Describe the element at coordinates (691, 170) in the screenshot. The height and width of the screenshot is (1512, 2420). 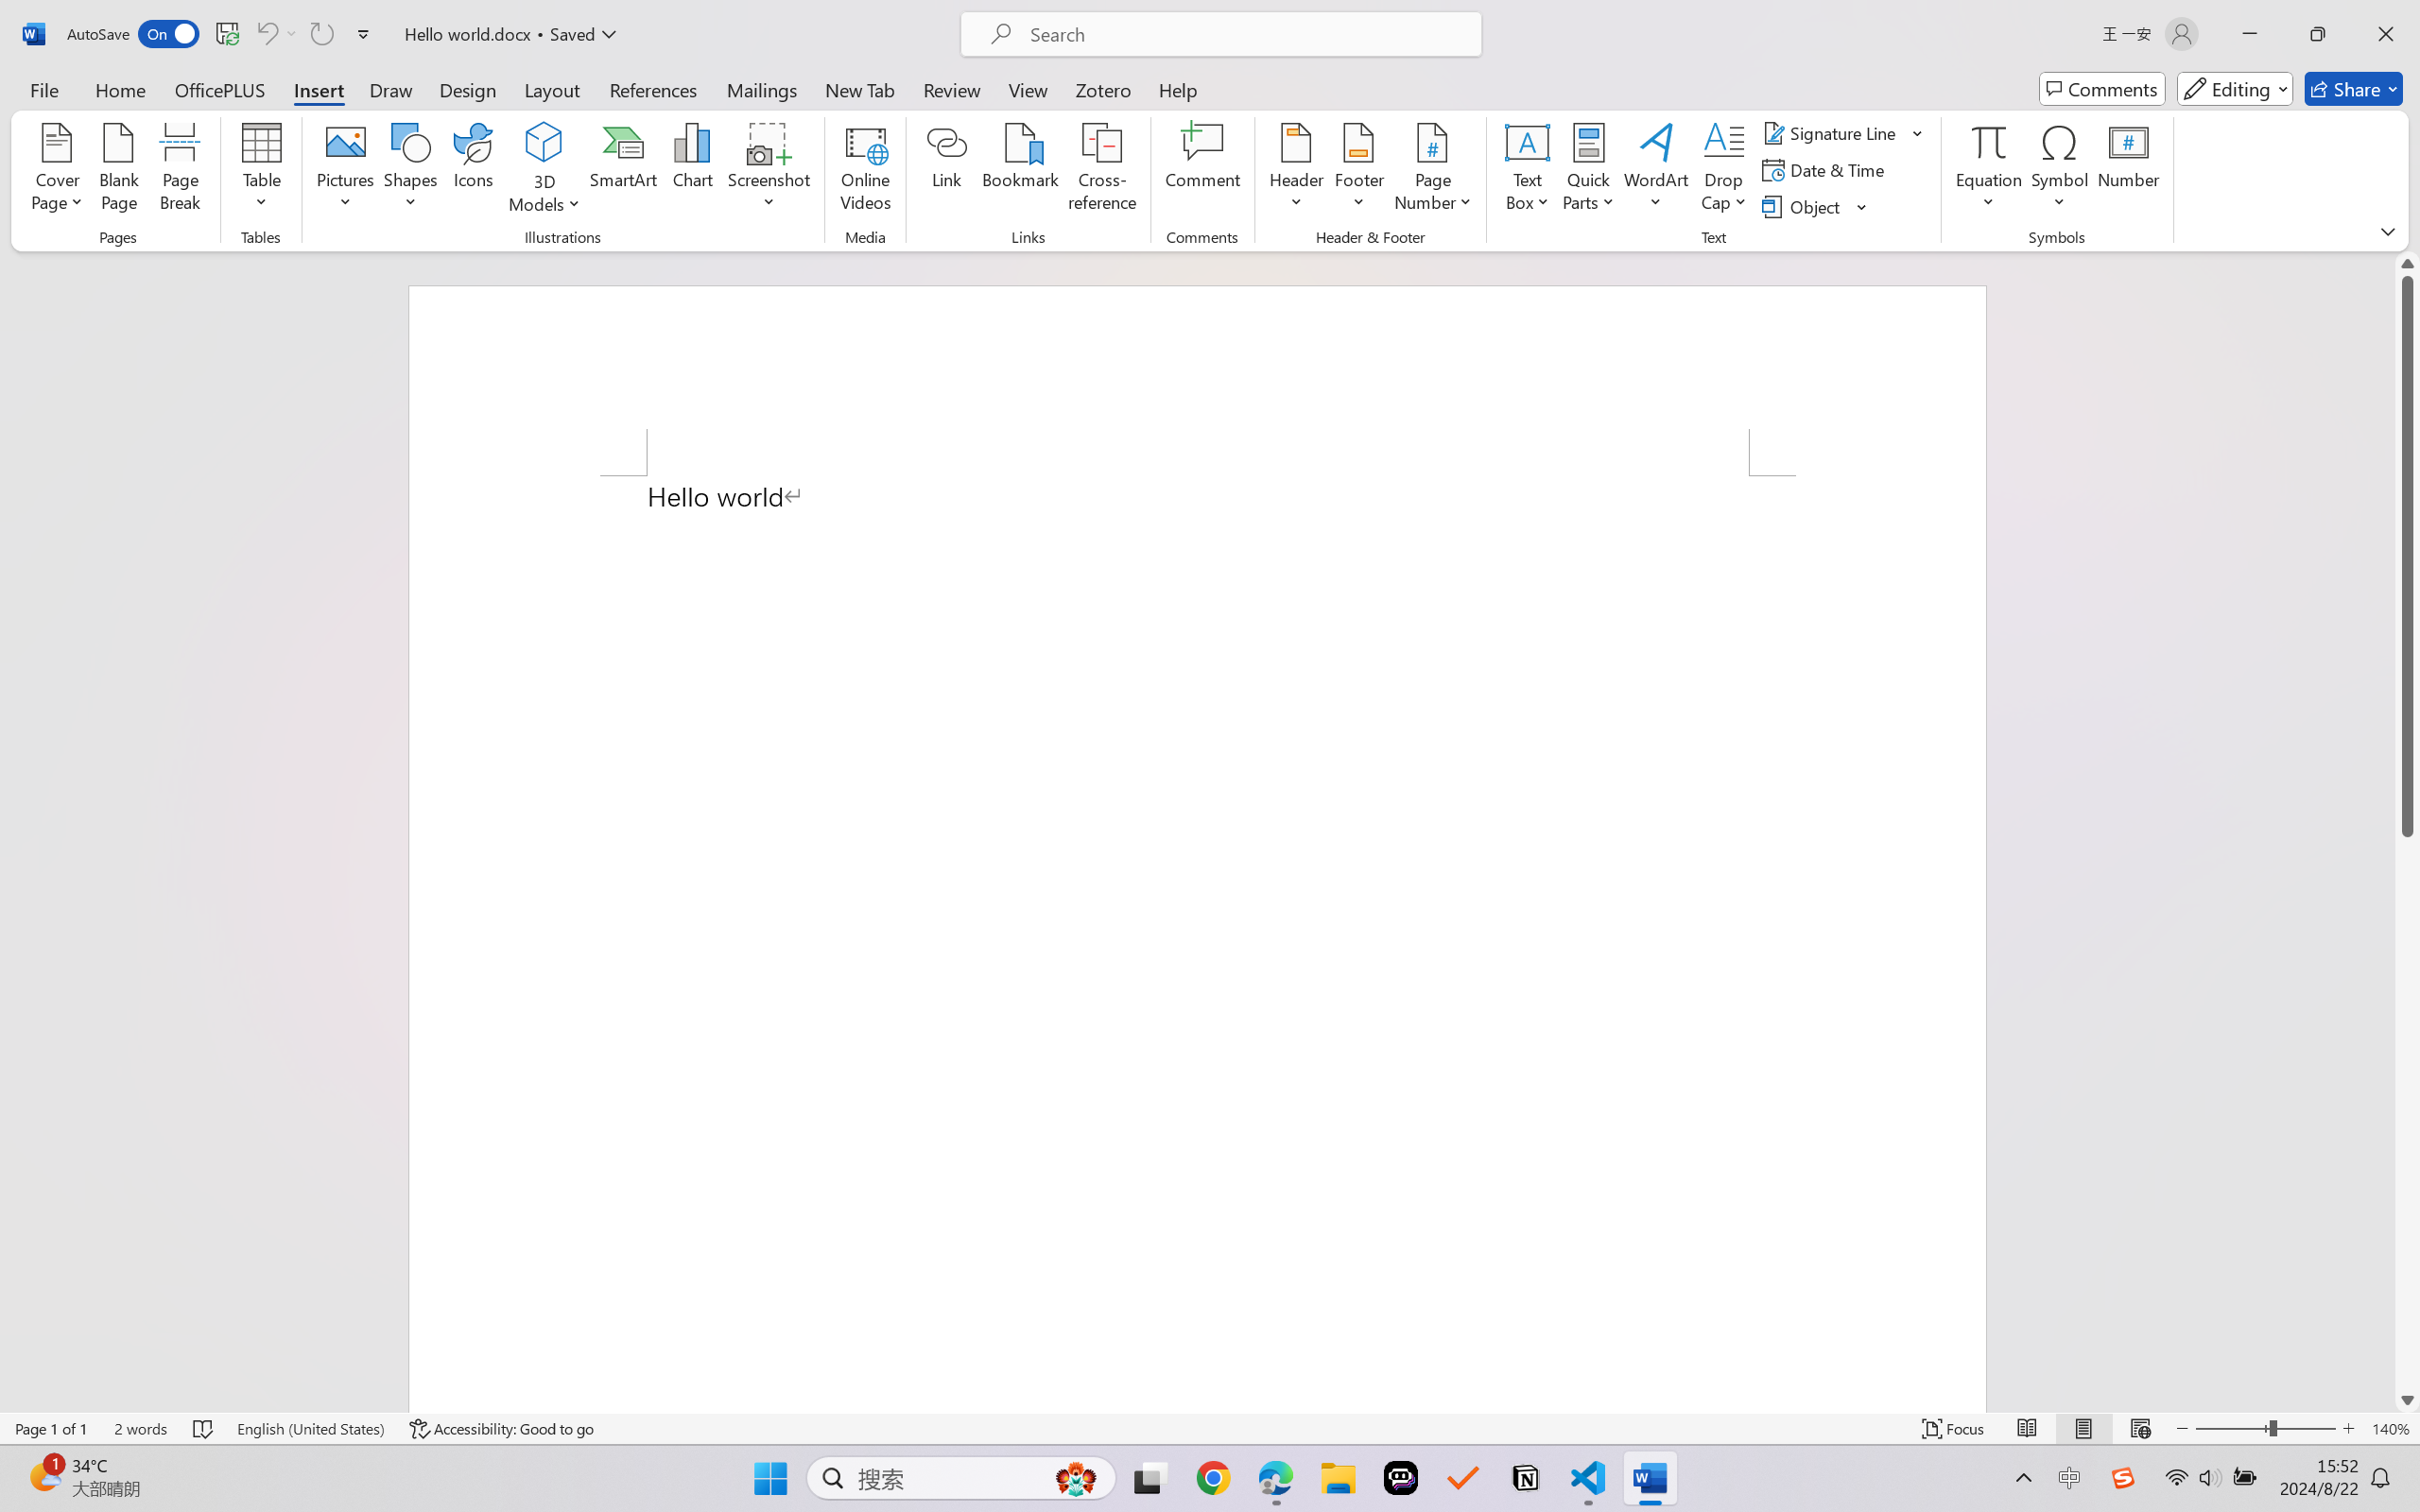
I see `'Chart...'` at that location.